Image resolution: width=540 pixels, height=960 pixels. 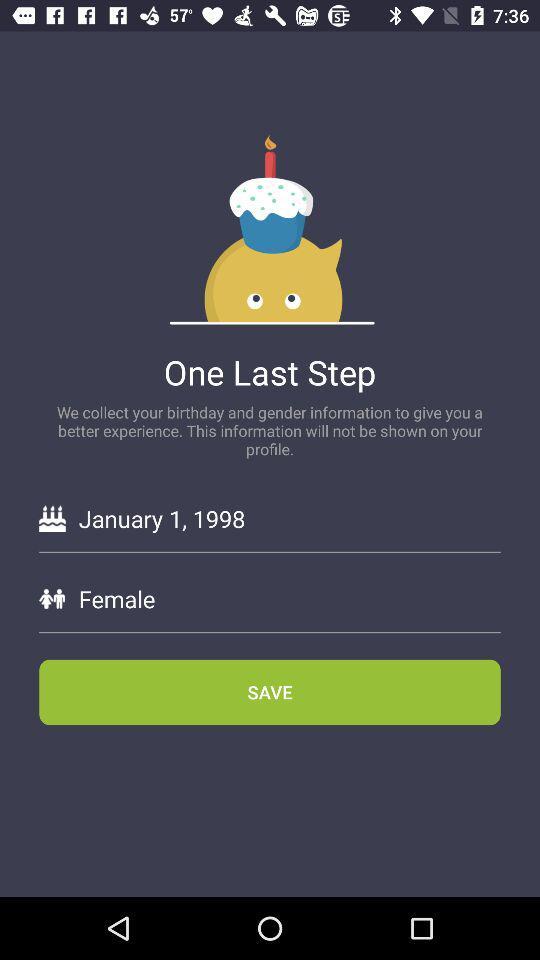 What do you see at coordinates (288, 599) in the screenshot?
I see `the female item` at bounding box center [288, 599].